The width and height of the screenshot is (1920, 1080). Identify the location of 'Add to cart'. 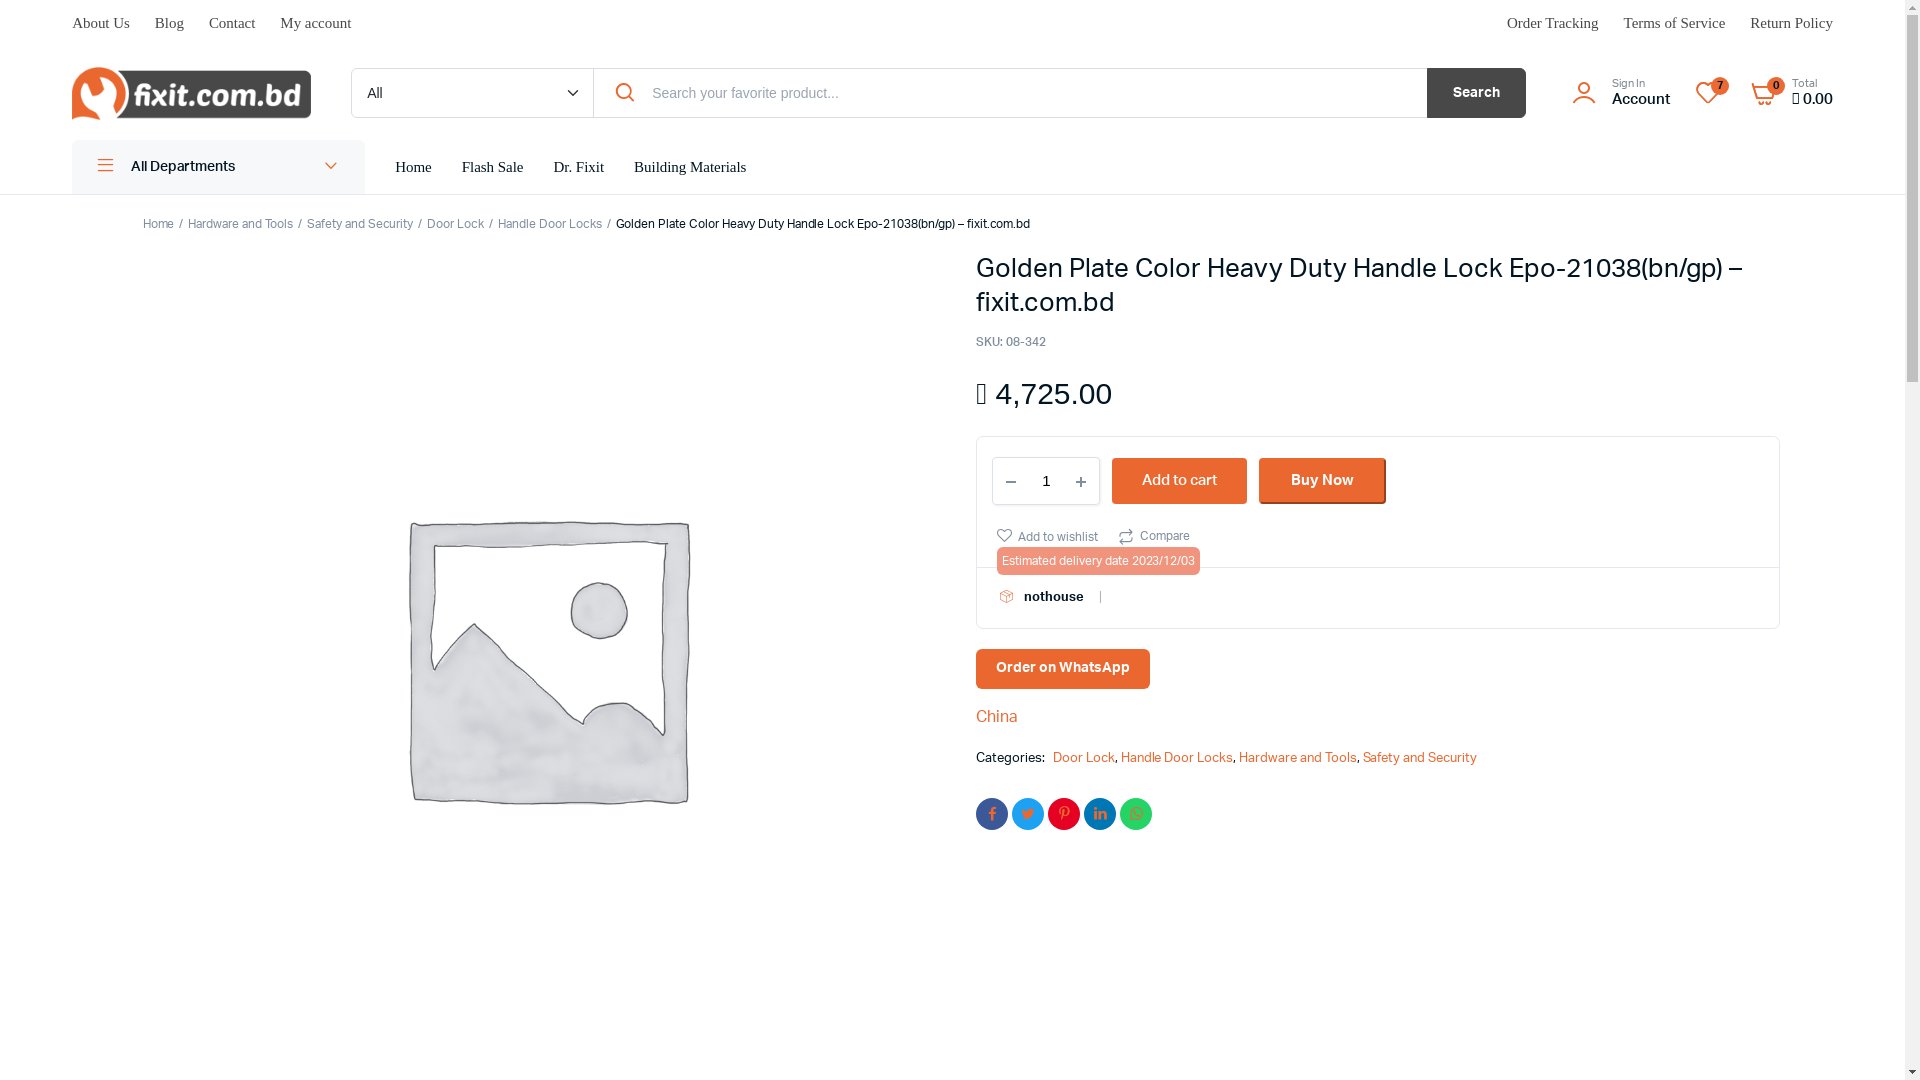
(1179, 481).